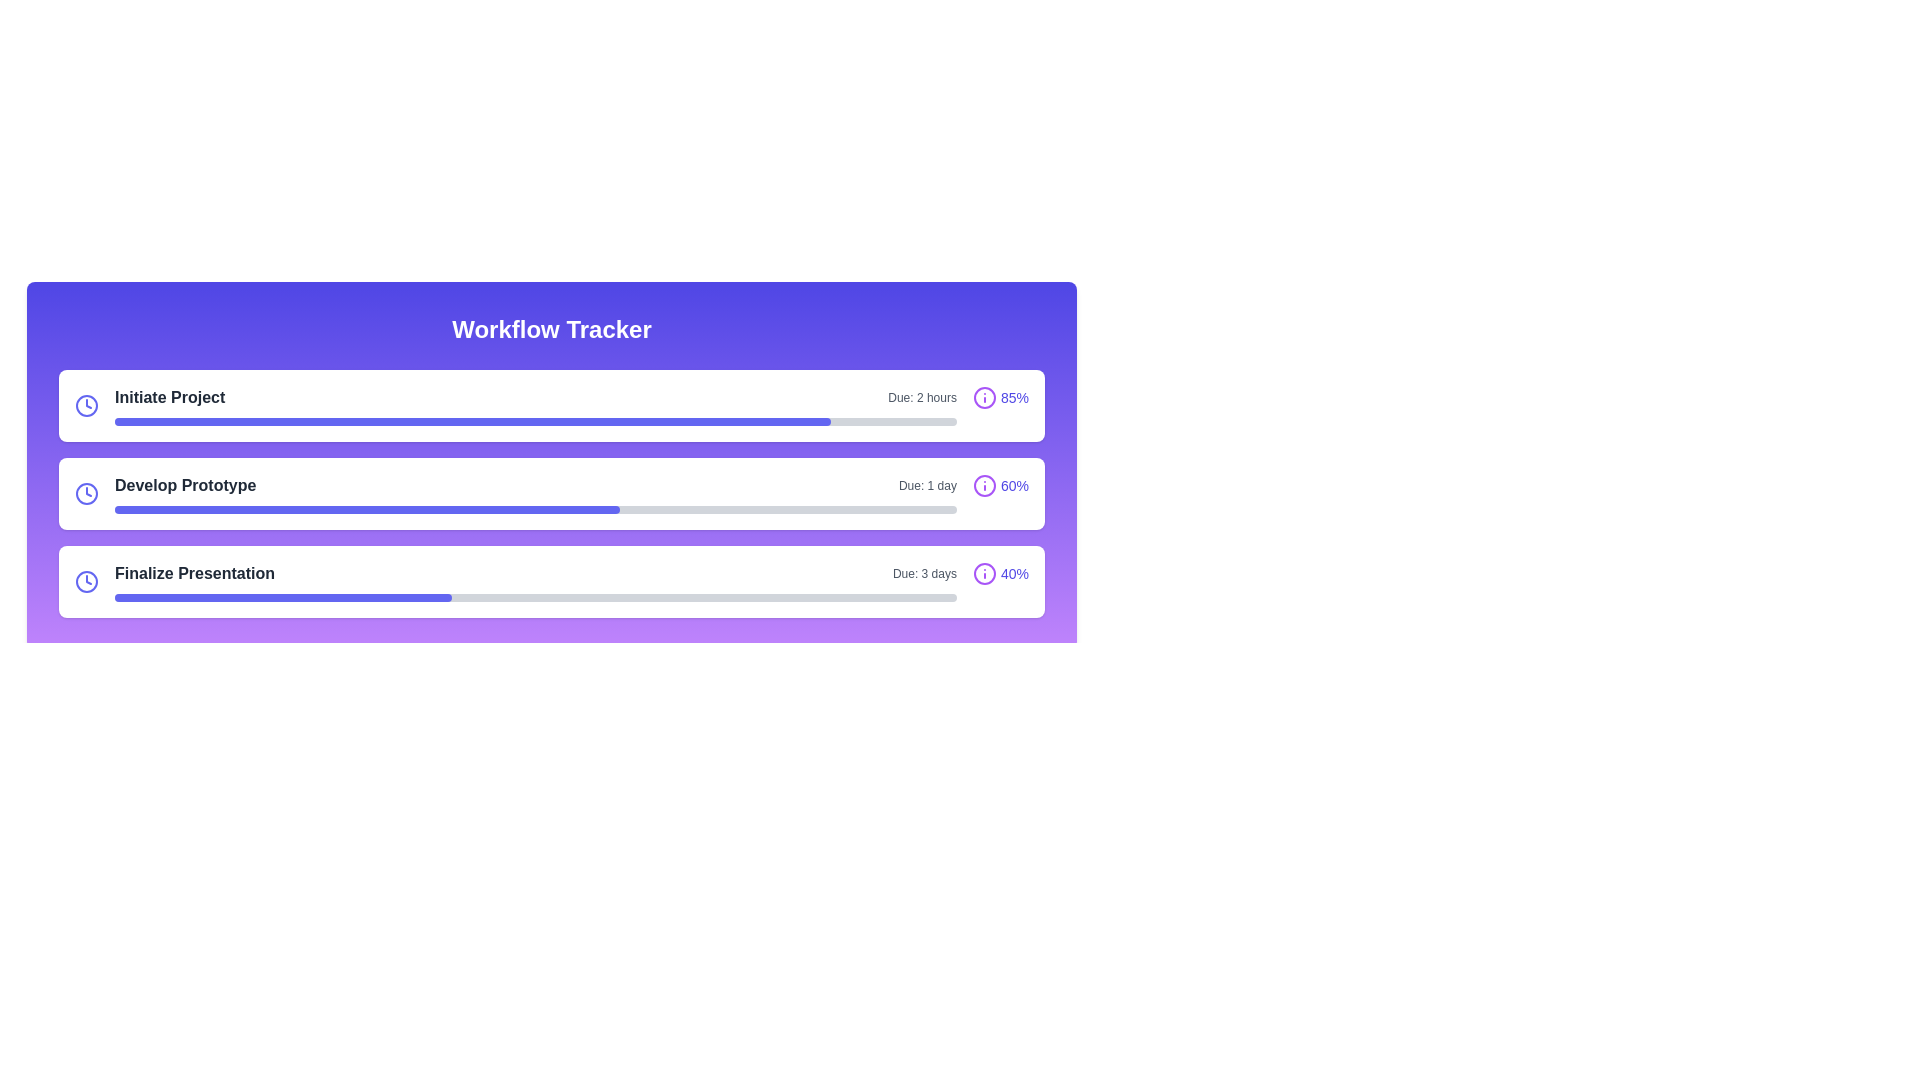 The image size is (1920, 1080). I want to click on the Text label indicating the due time or deadline for the task 'Initiate Project', located in the first task row of the workflow tracker interface, positioned to the right of the percentage completion indicator (85%), so click(921, 397).